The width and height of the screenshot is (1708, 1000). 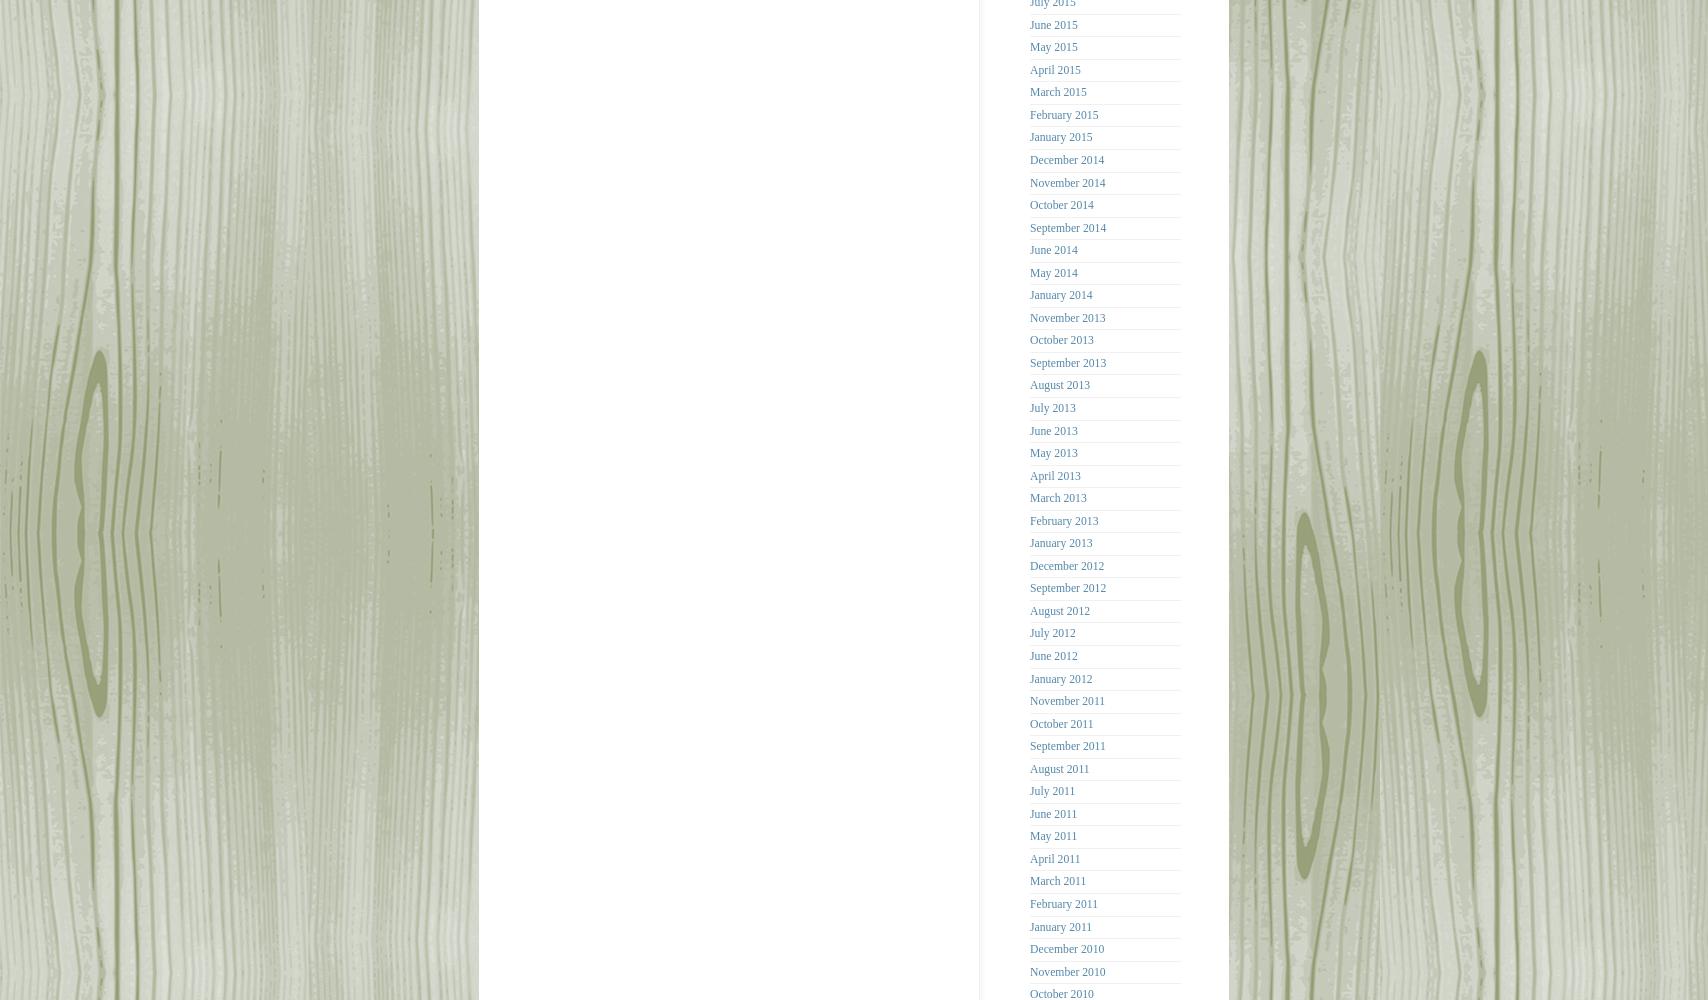 What do you see at coordinates (1068, 361) in the screenshot?
I see `'September 2013'` at bounding box center [1068, 361].